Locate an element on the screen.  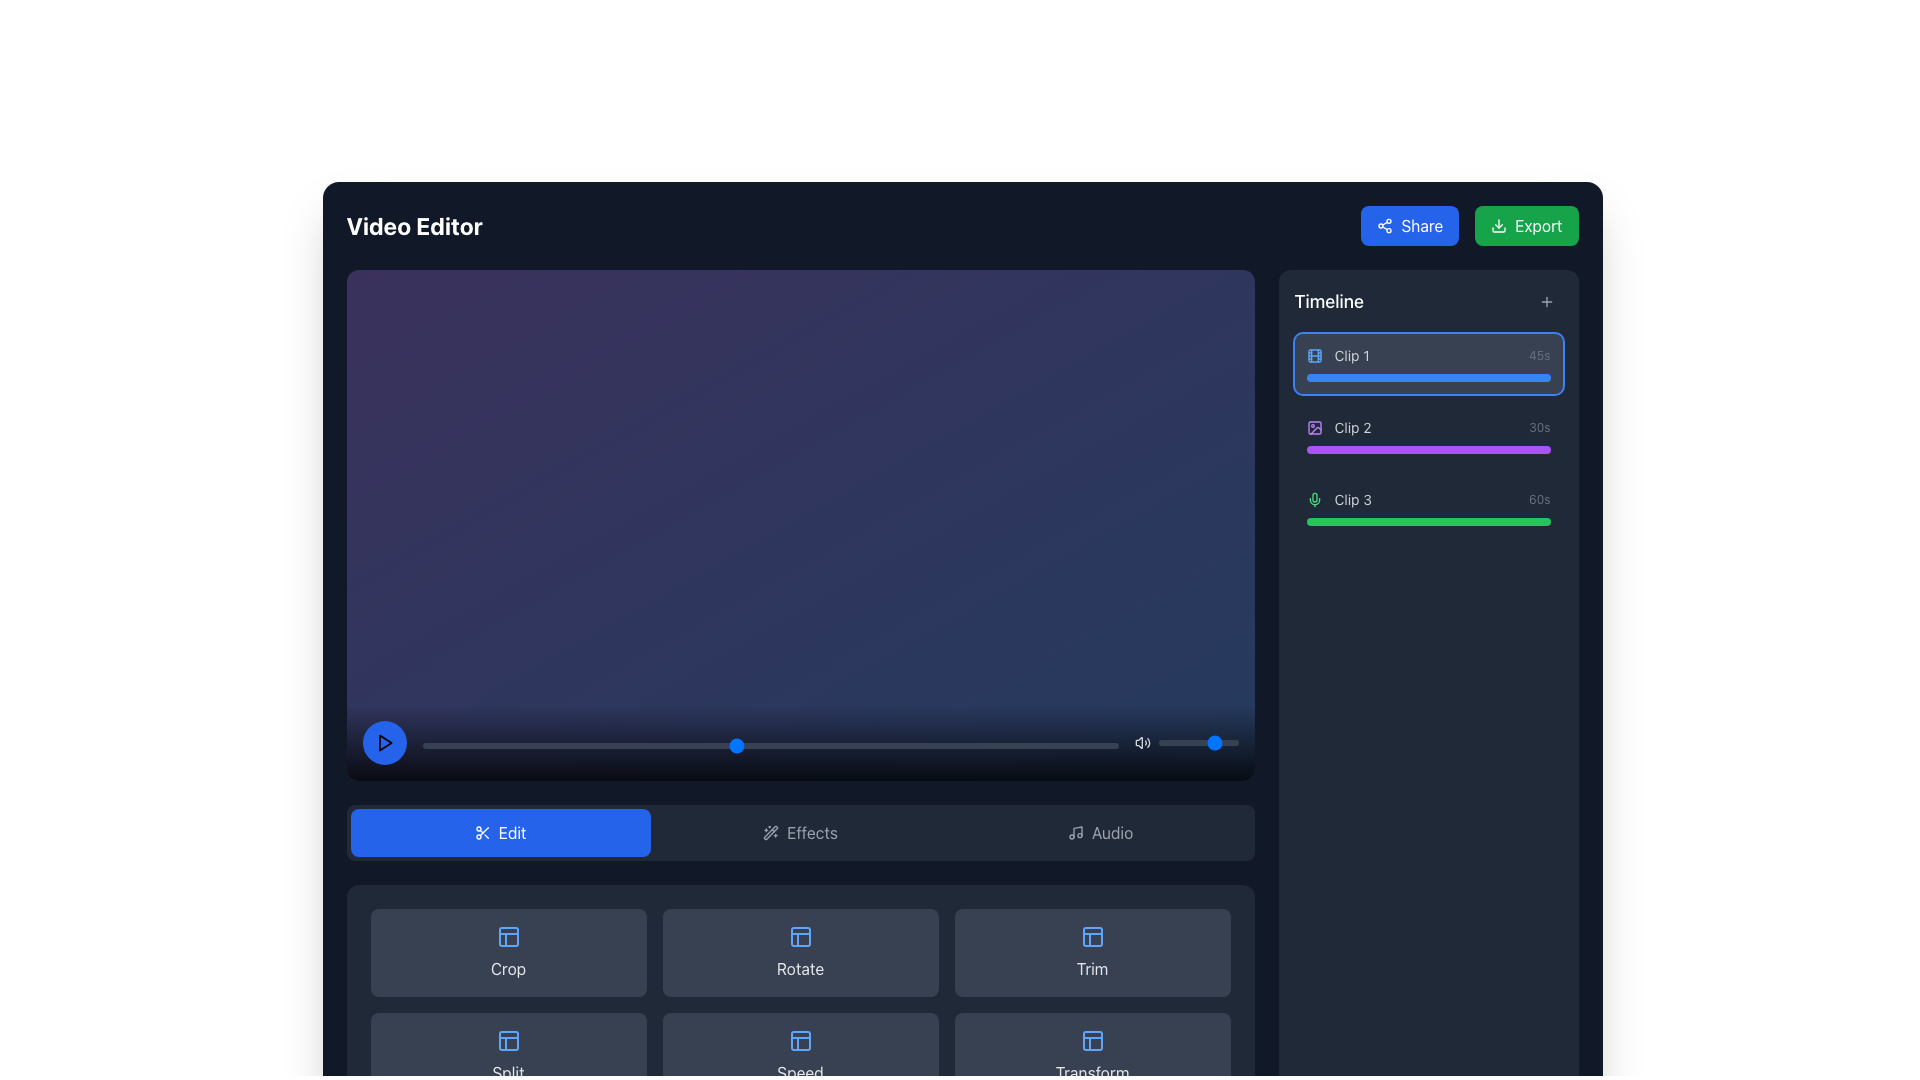
the thin horizontal green progress bar located in the 'Timeline' section, directly below 'Clip 3' and the microphone icon is located at coordinates (1427, 520).